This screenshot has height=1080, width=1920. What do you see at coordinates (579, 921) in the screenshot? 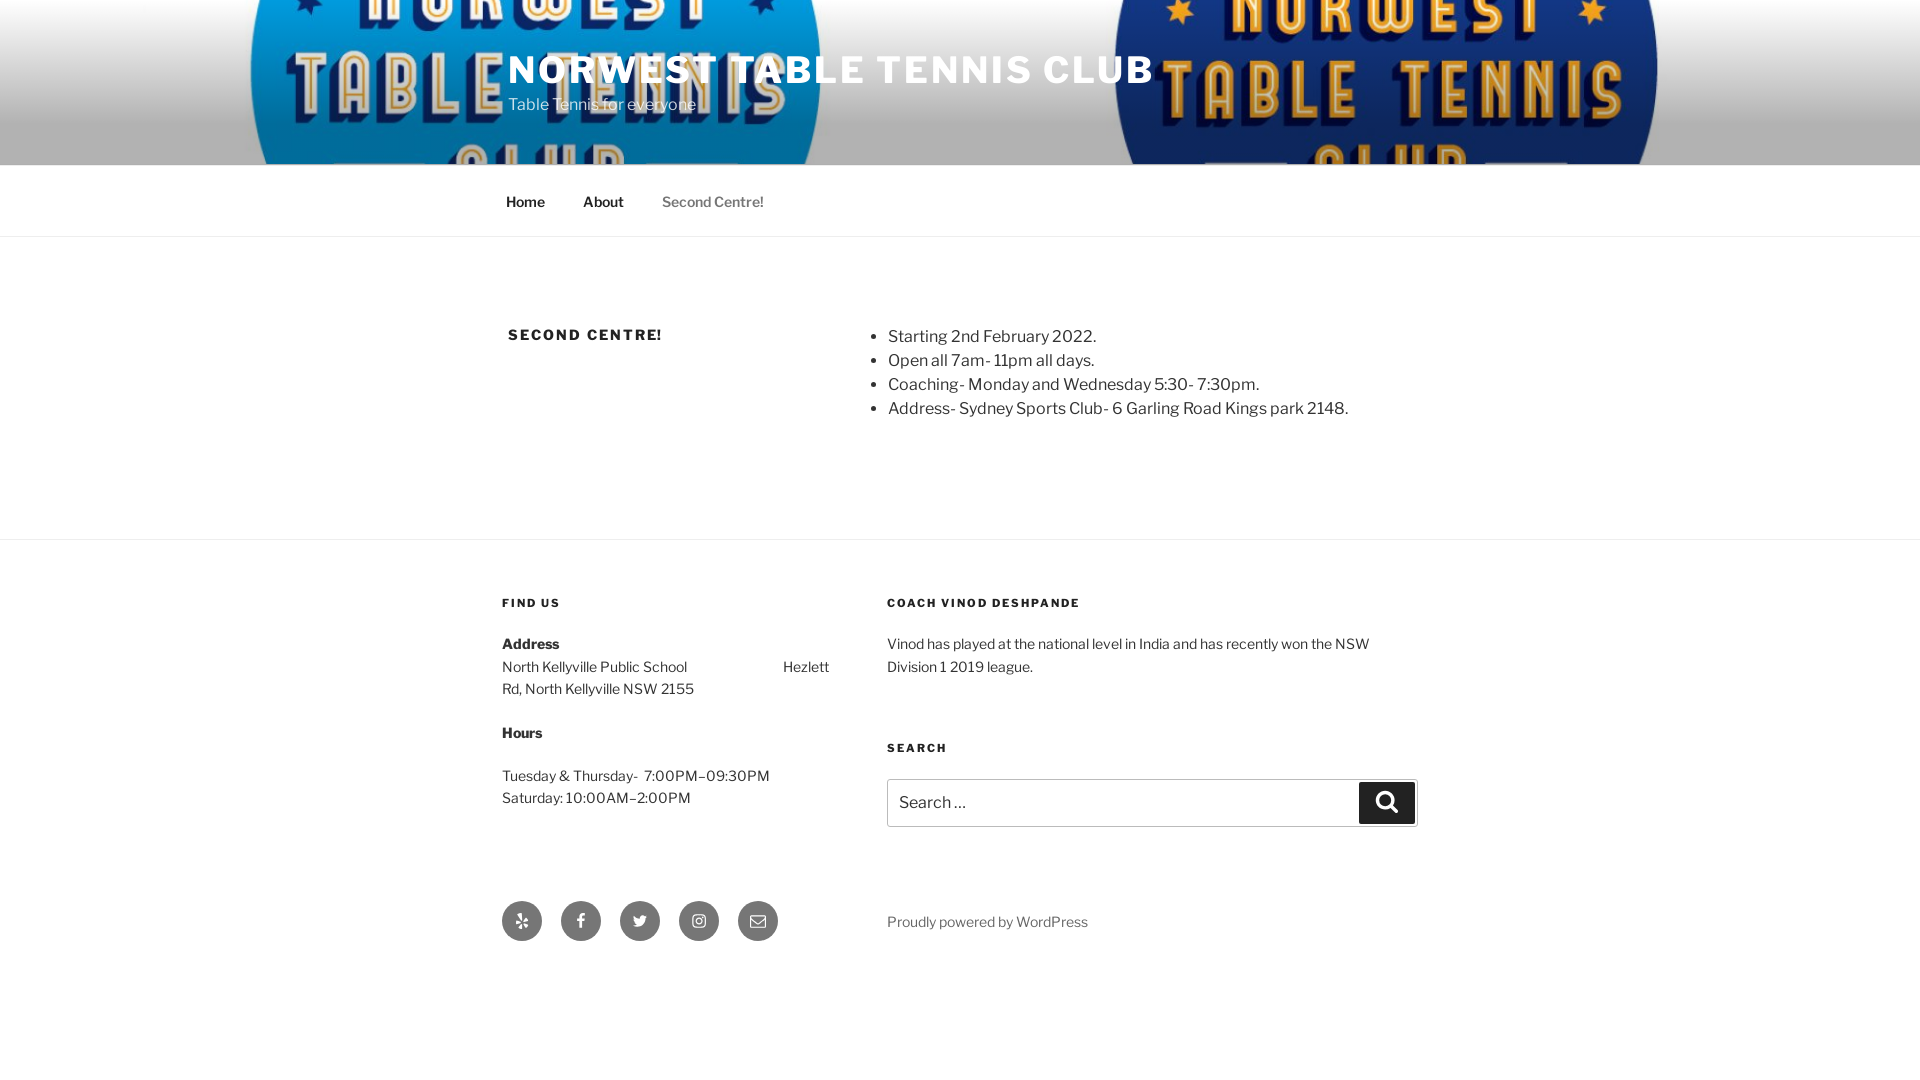
I see `'Facebook'` at bounding box center [579, 921].